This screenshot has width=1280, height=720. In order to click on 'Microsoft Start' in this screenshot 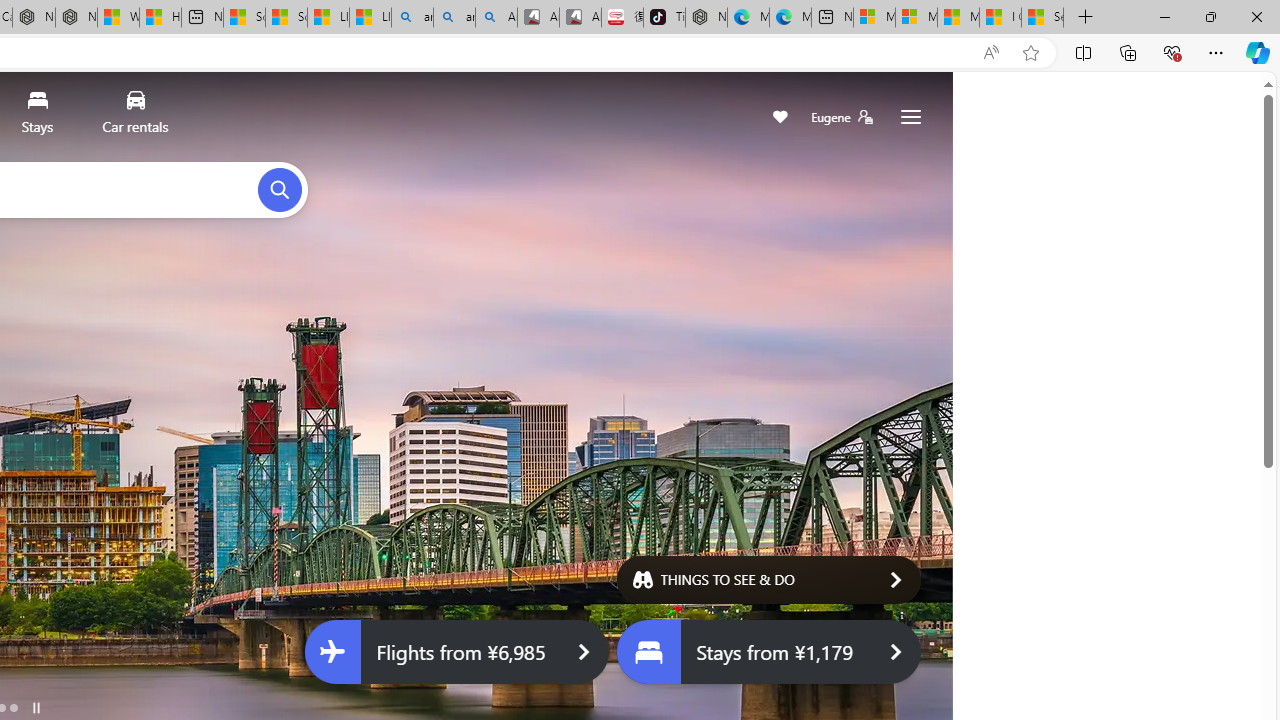, I will do `click(957, 17)`.